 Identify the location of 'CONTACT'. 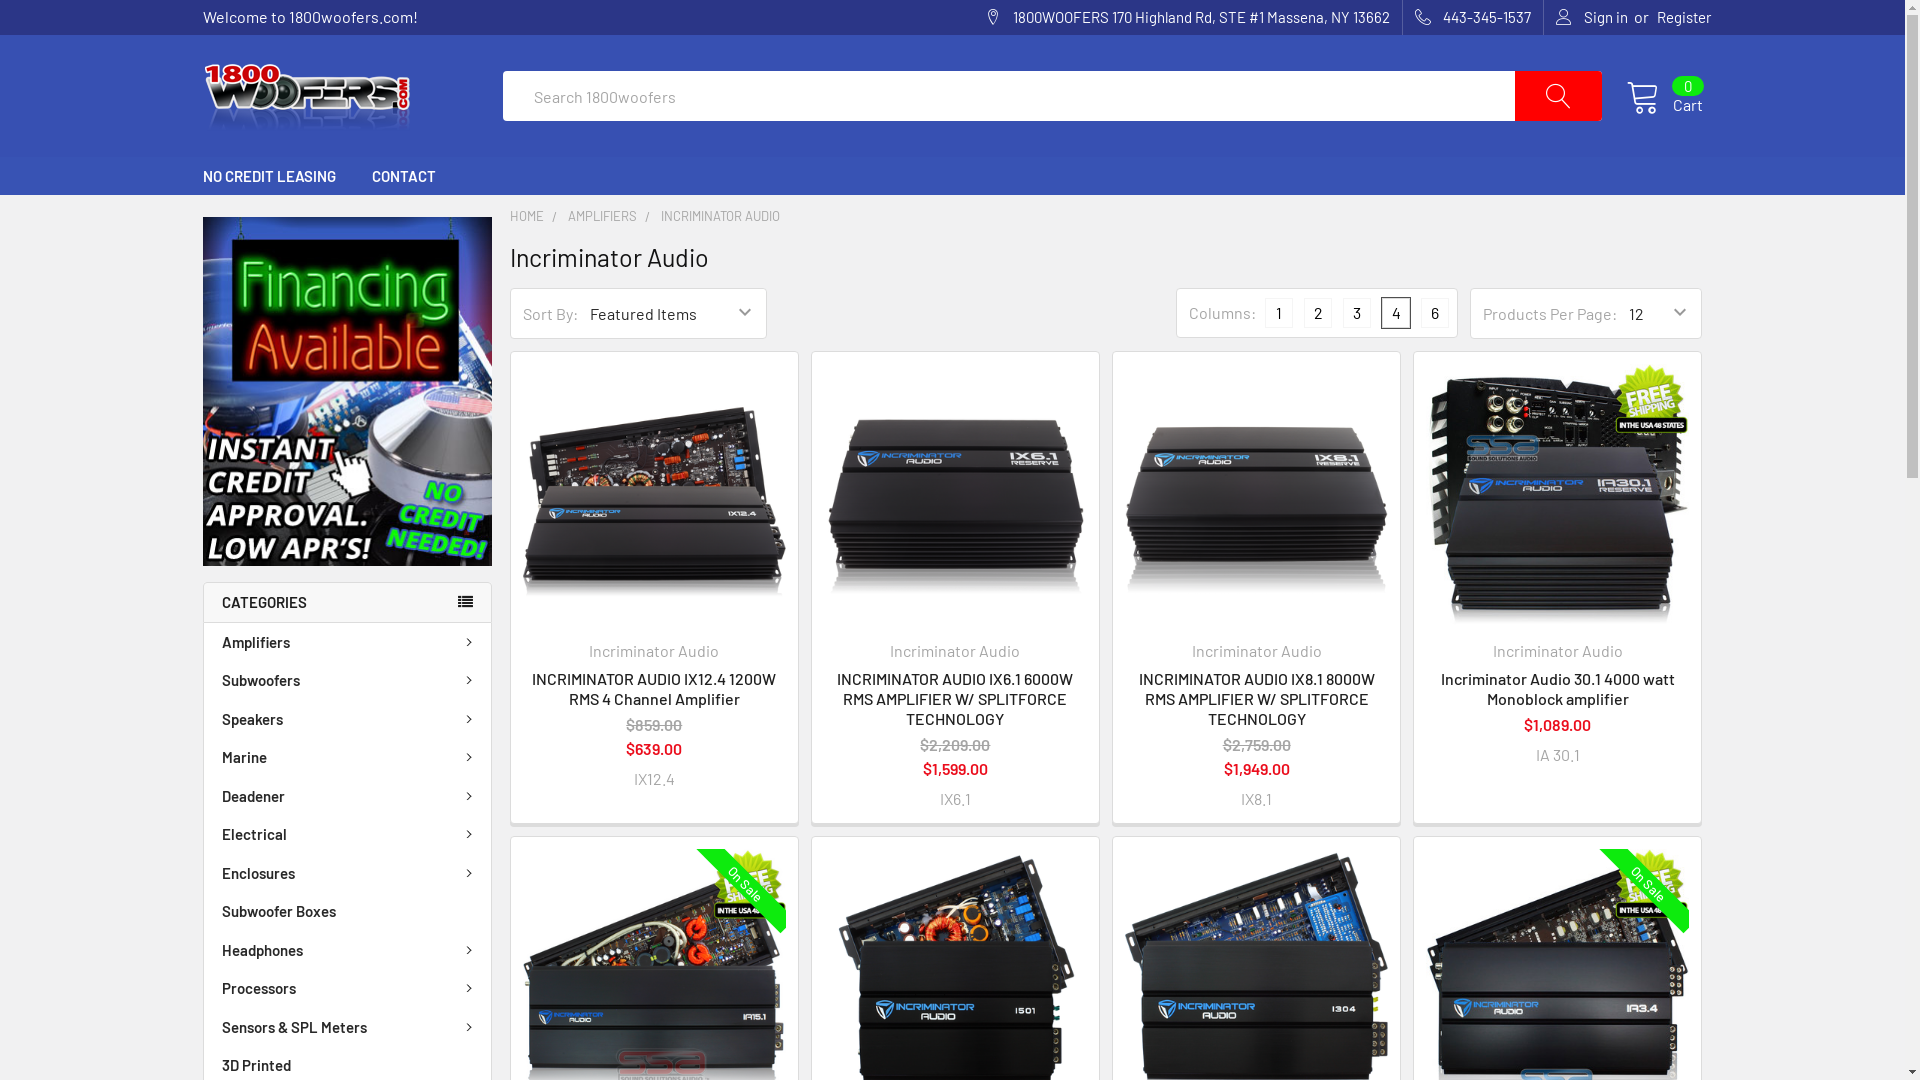
(402, 174).